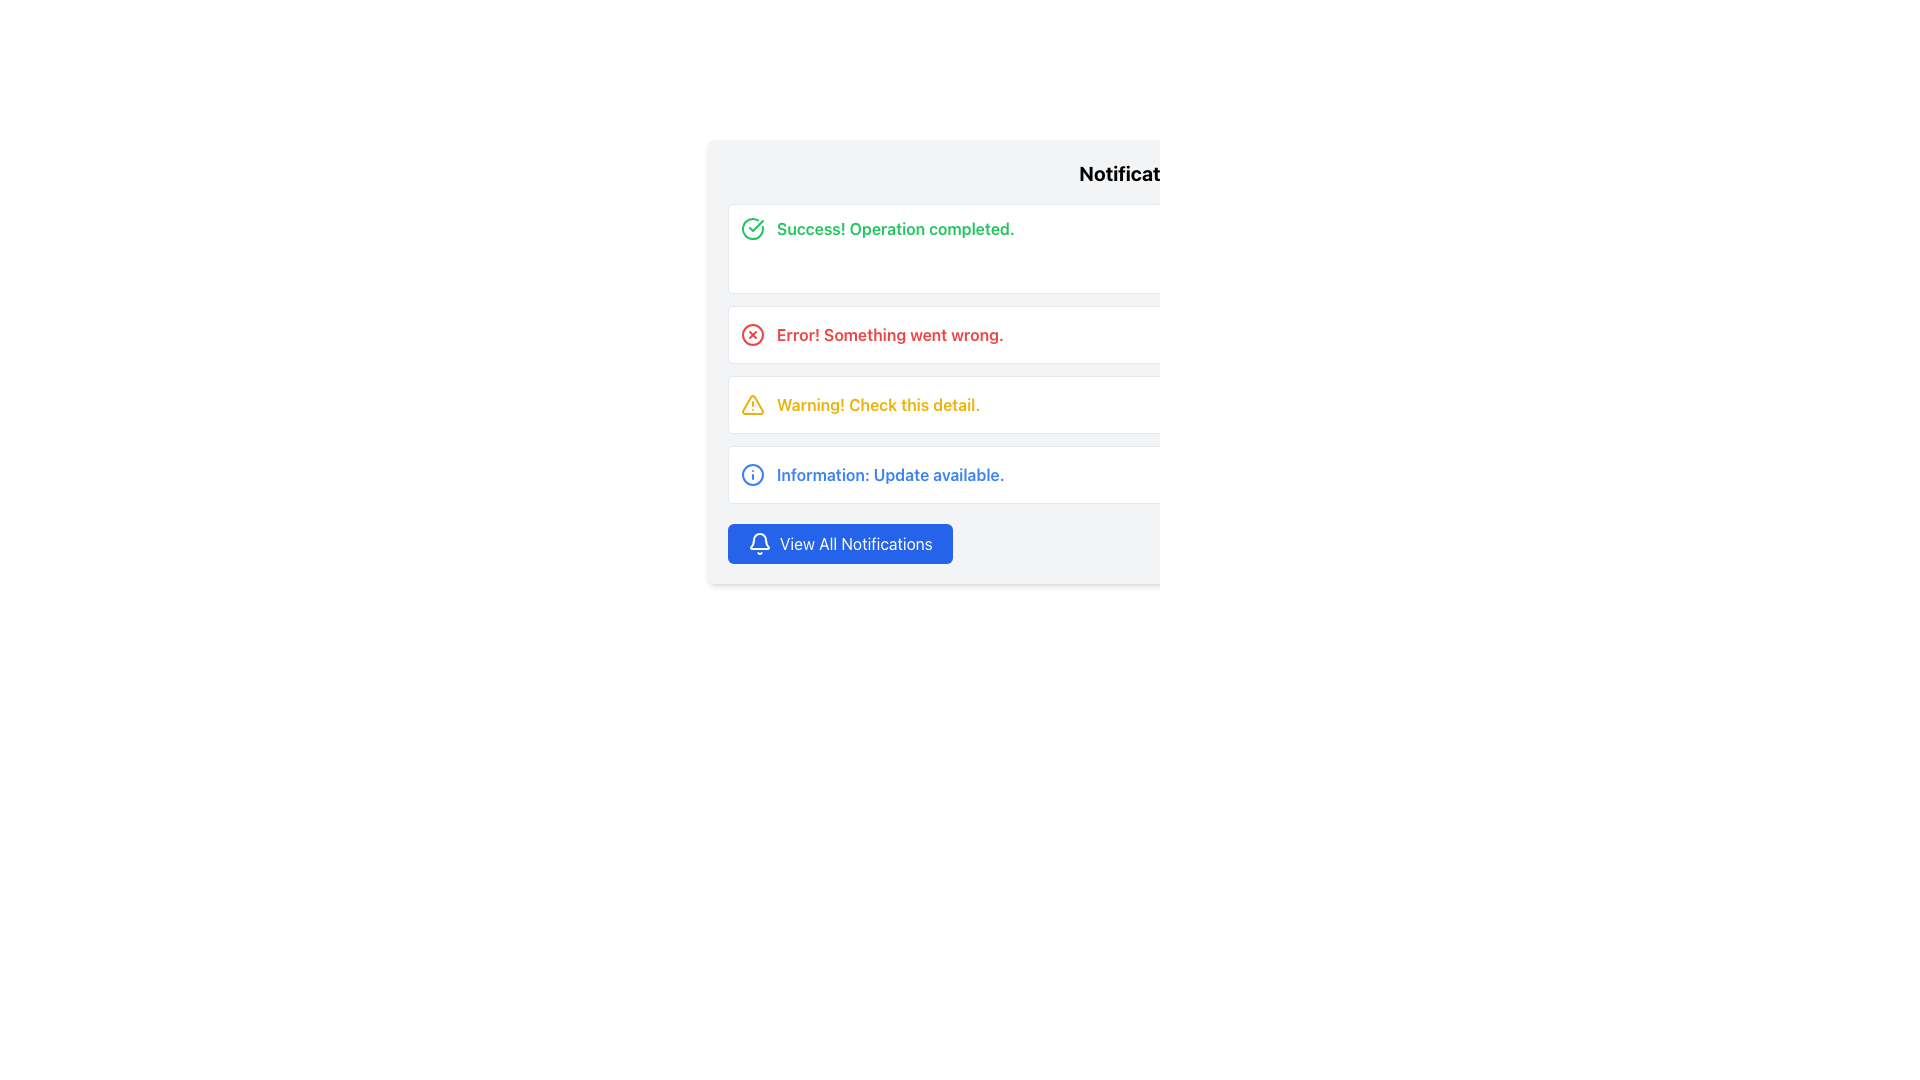  I want to click on the warning notification box in the Notification Dashboard, so click(1188, 405).